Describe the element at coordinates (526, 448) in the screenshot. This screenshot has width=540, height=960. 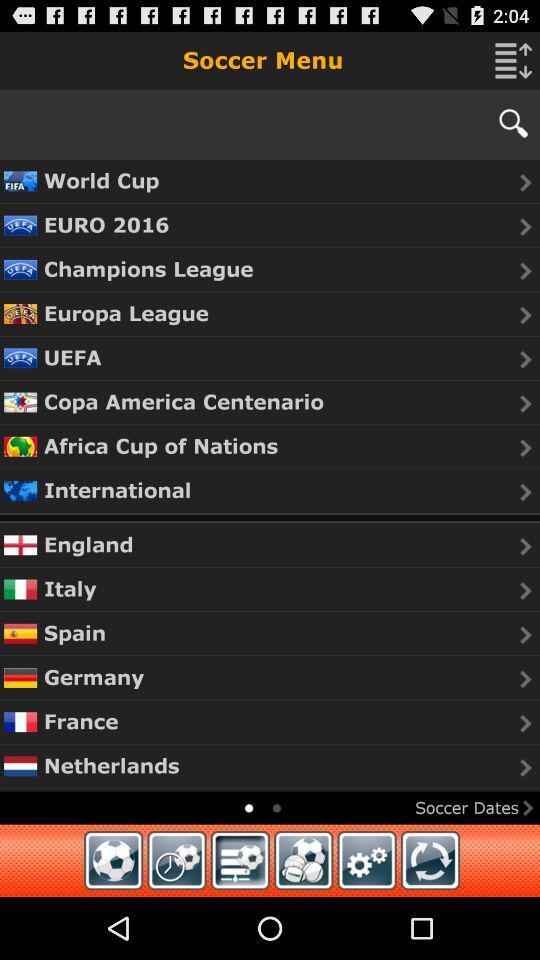
I see `the arrow in front of the text africa cup of nations` at that location.